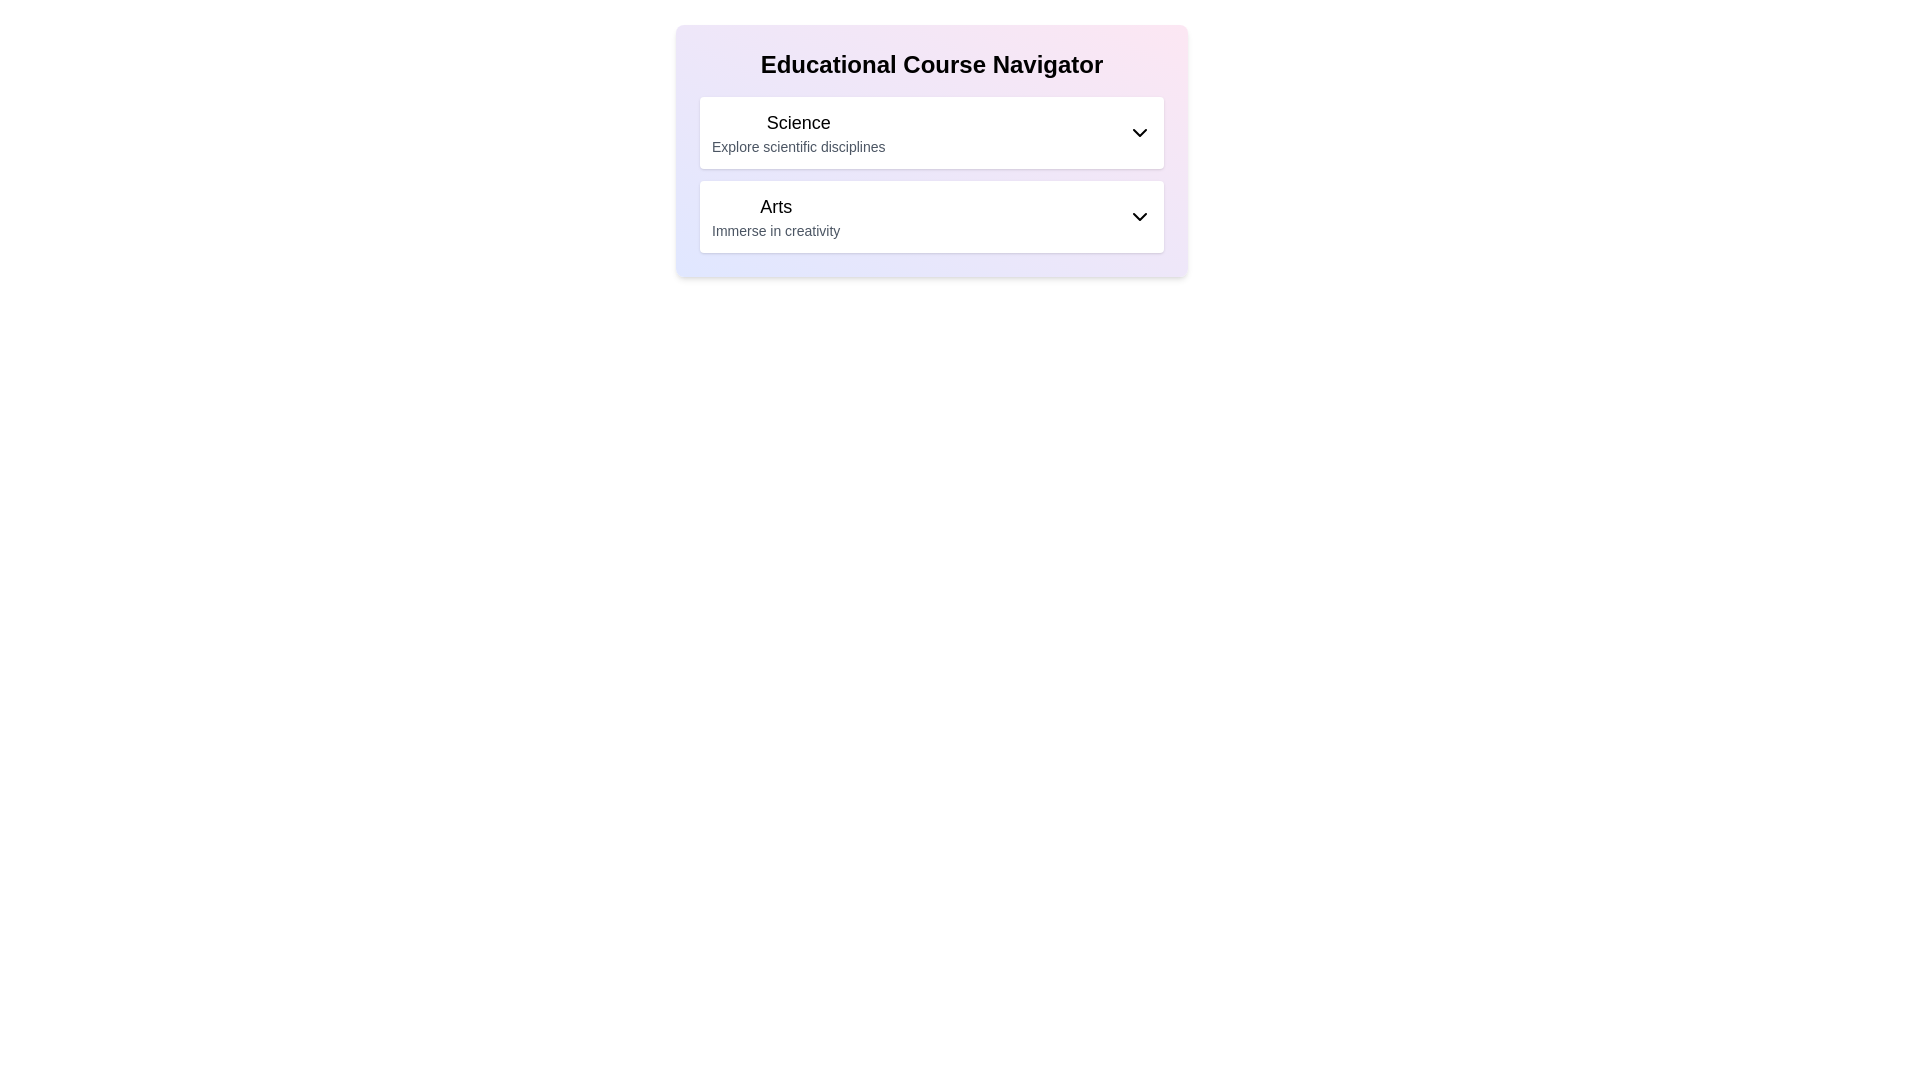 Image resolution: width=1920 pixels, height=1080 pixels. Describe the element at coordinates (930, 216) in the screenshot. I see `the 'Arts' option in the dropdown menu located under the 'Educational Course Navigator' section` at that location.